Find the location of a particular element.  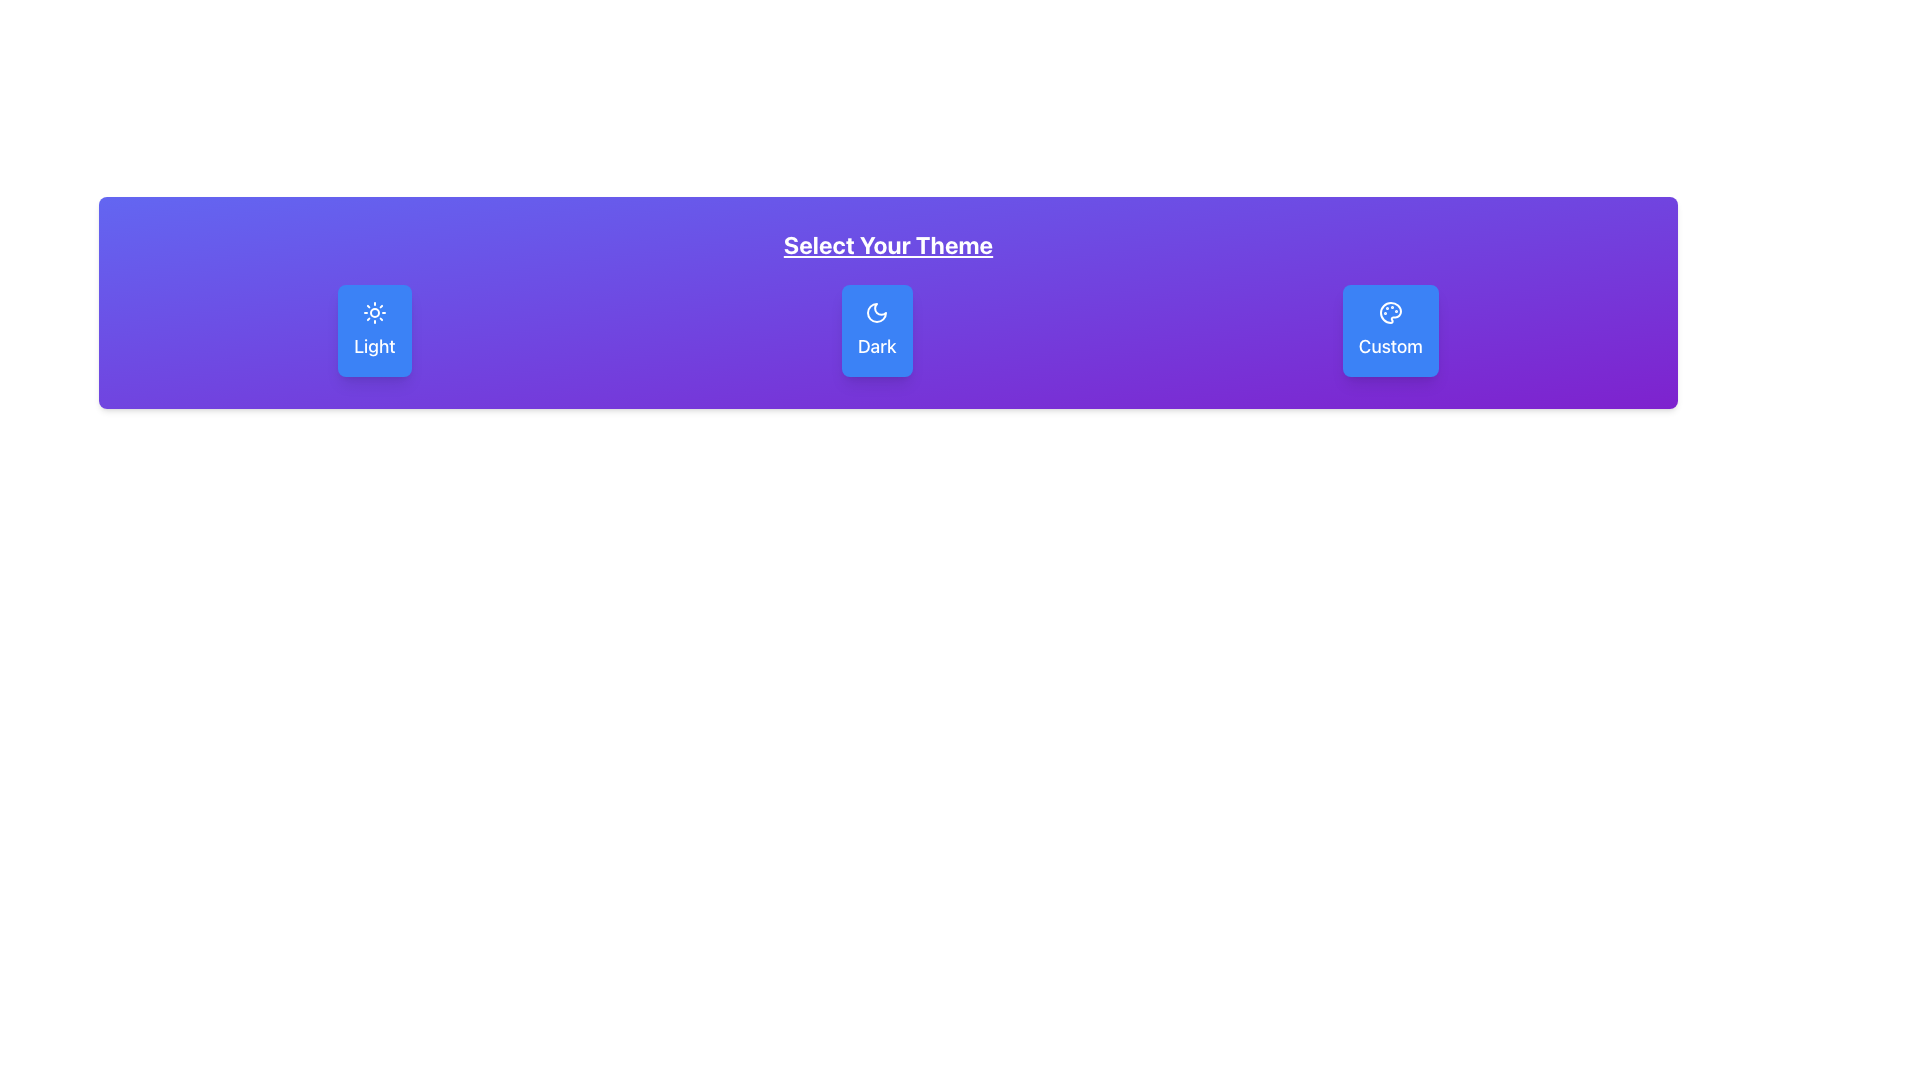

the text label reading 'Dark' which is styled in a large bold font, located at the center of the middle card in a three-card series is located at coordinates (877, 346).